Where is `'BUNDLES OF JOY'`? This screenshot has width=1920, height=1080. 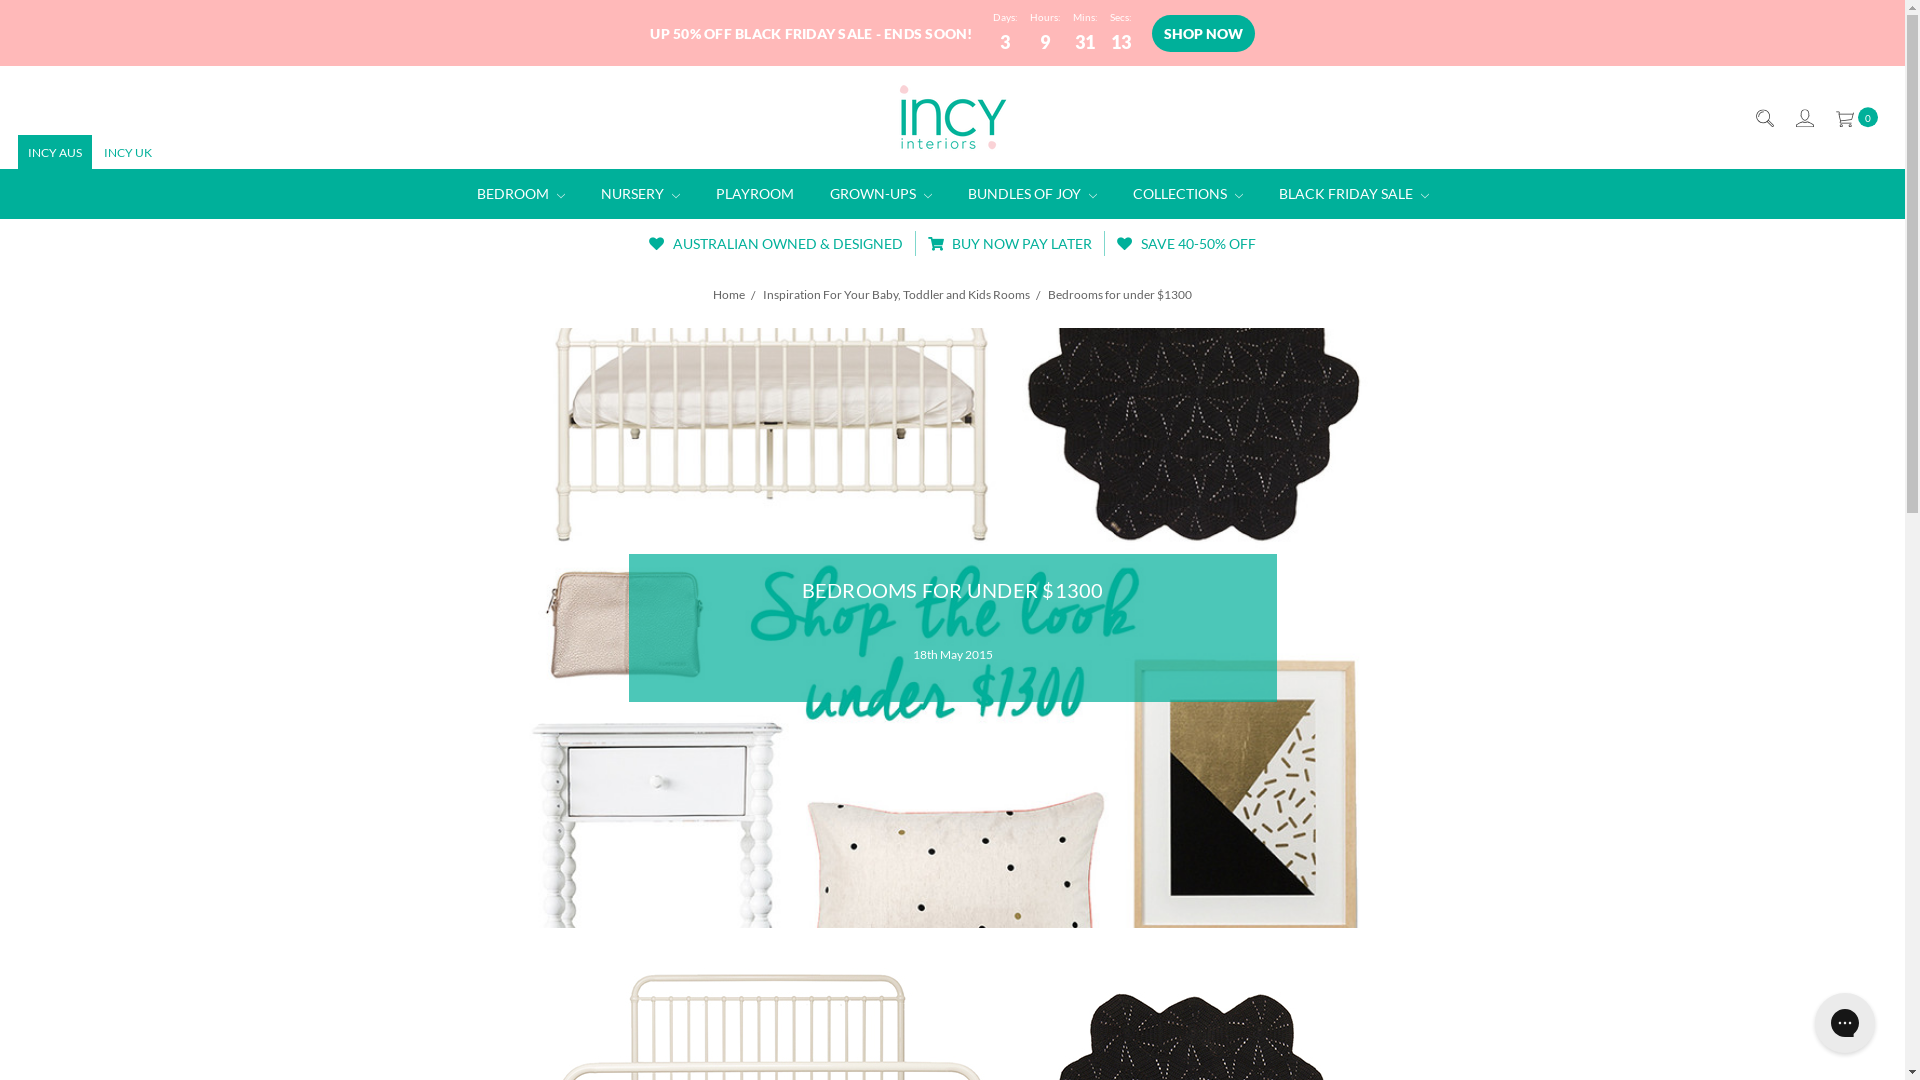 'BUNDLES OF JOY' is located at coordinates (1032, 193).